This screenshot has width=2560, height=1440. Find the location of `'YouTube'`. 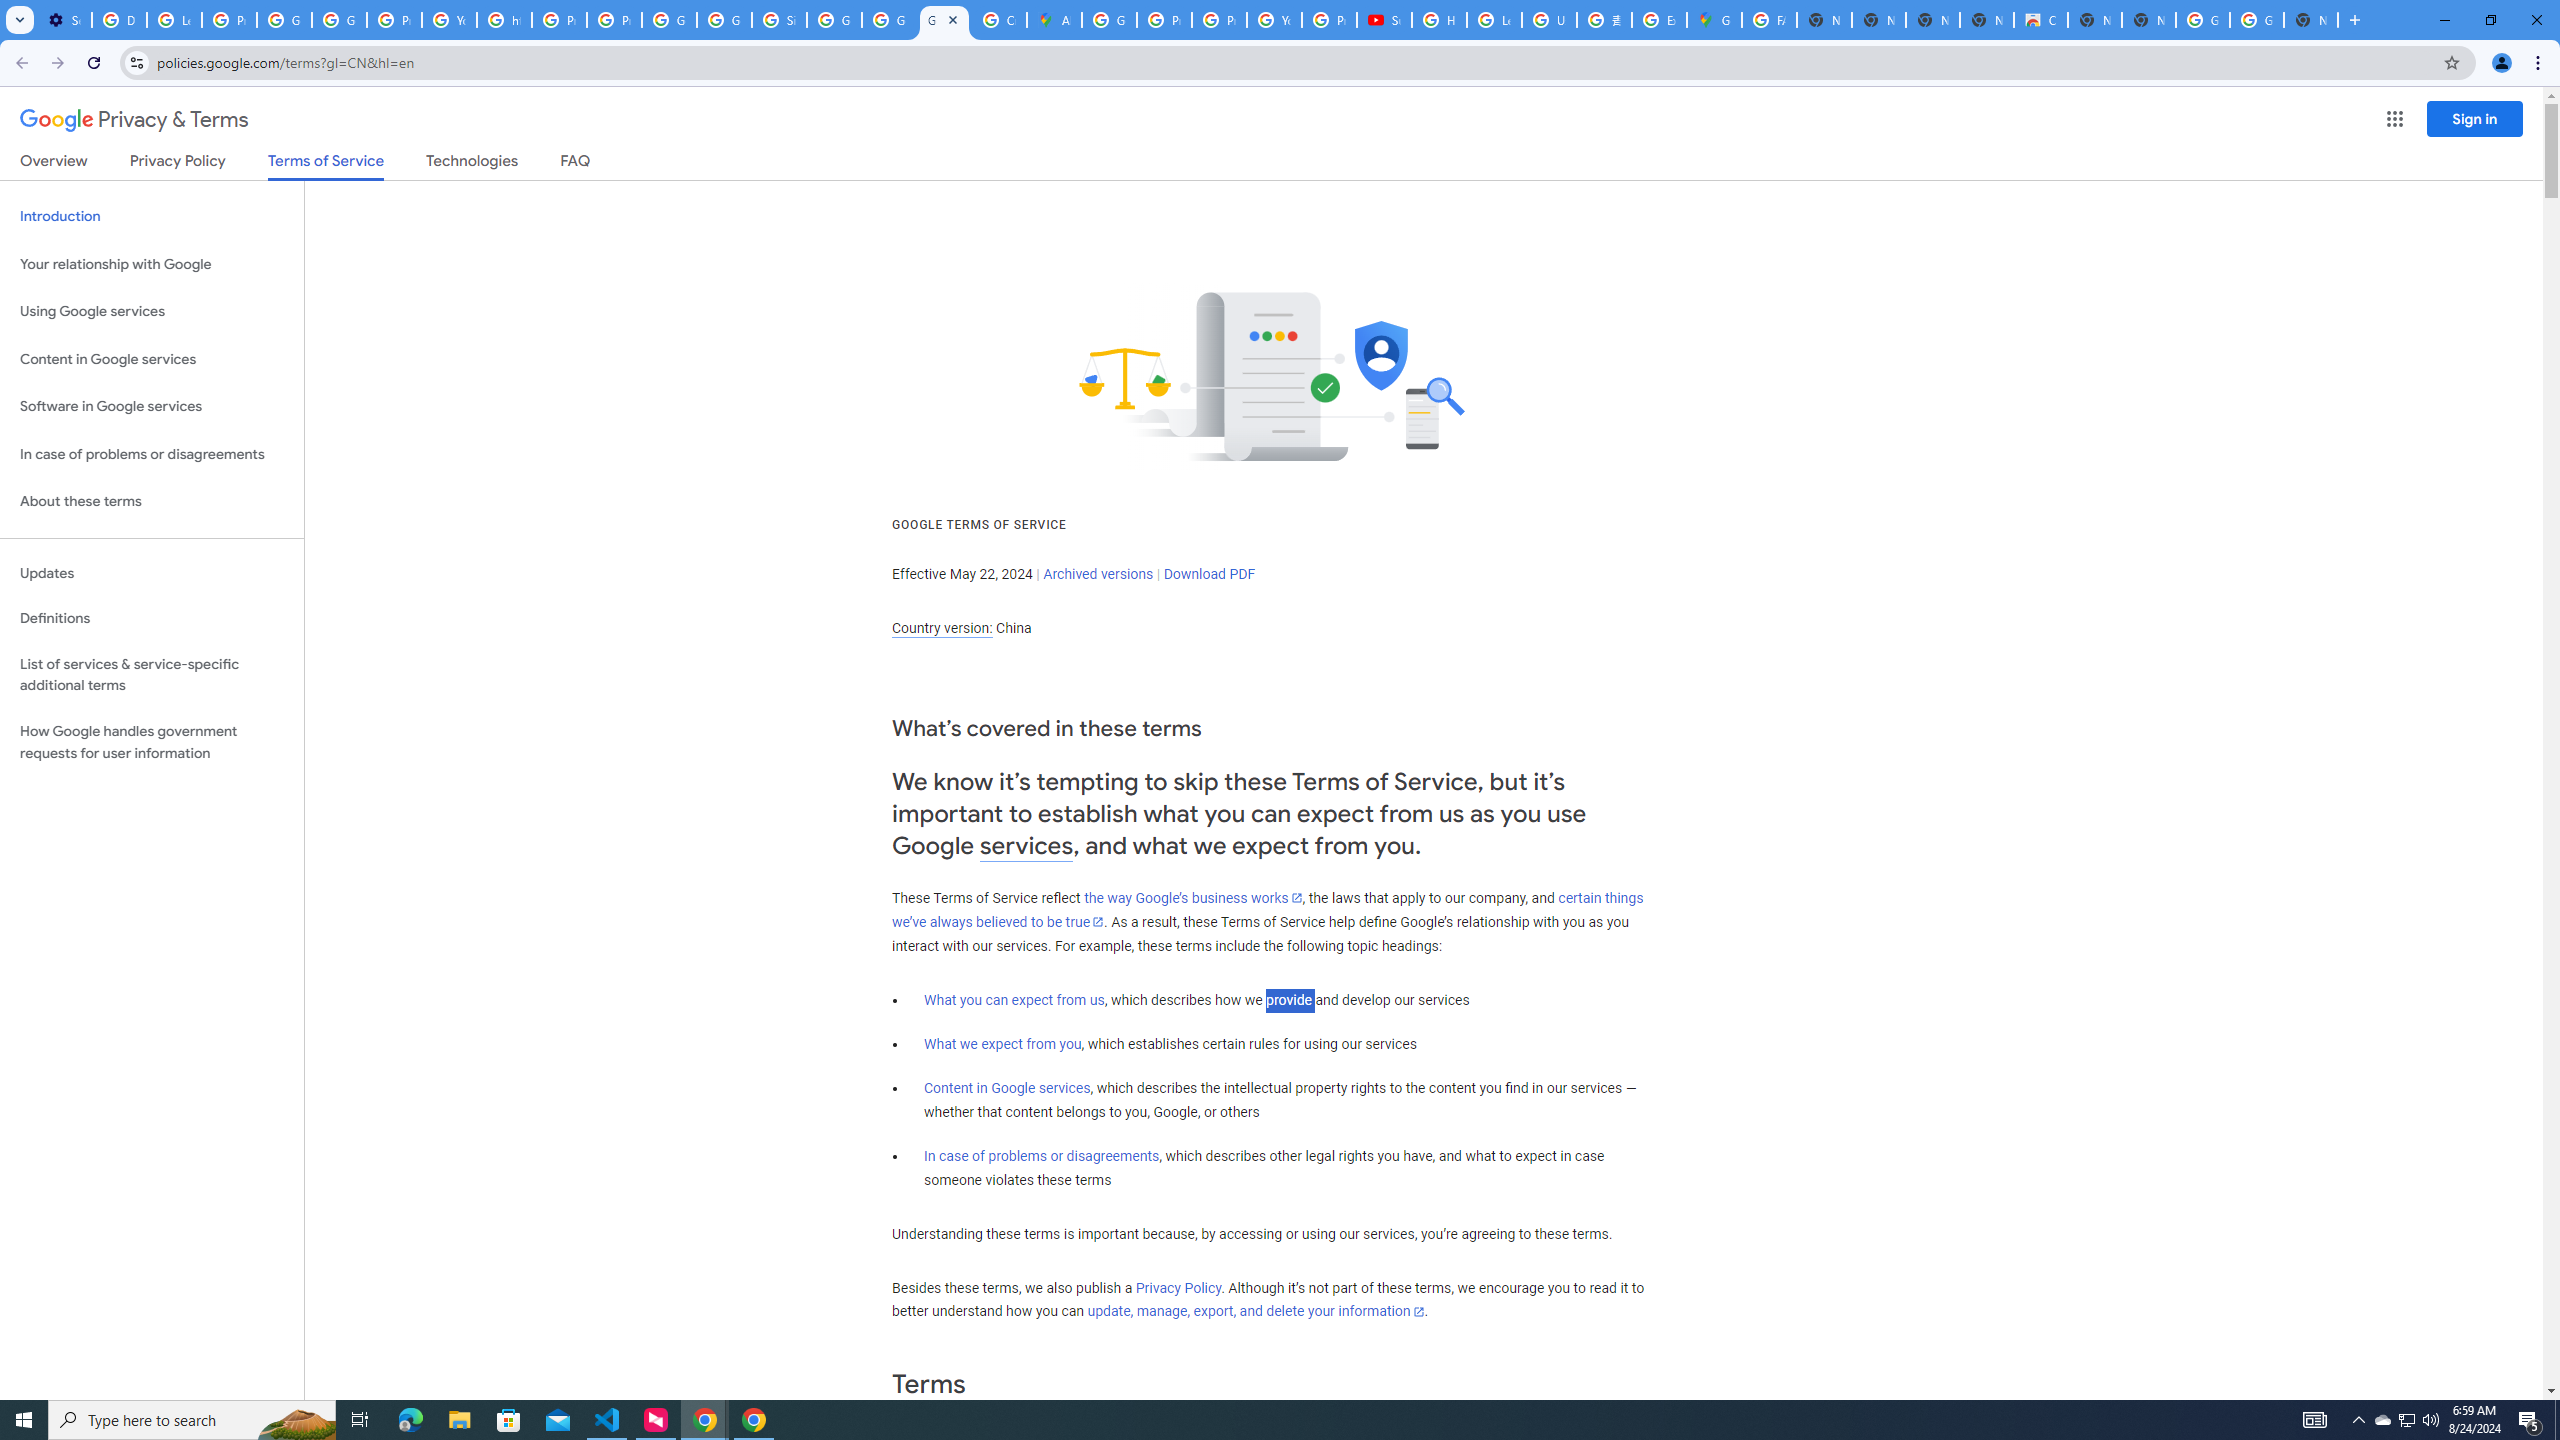

'YouTube' is located at coordinates (1273, 19).